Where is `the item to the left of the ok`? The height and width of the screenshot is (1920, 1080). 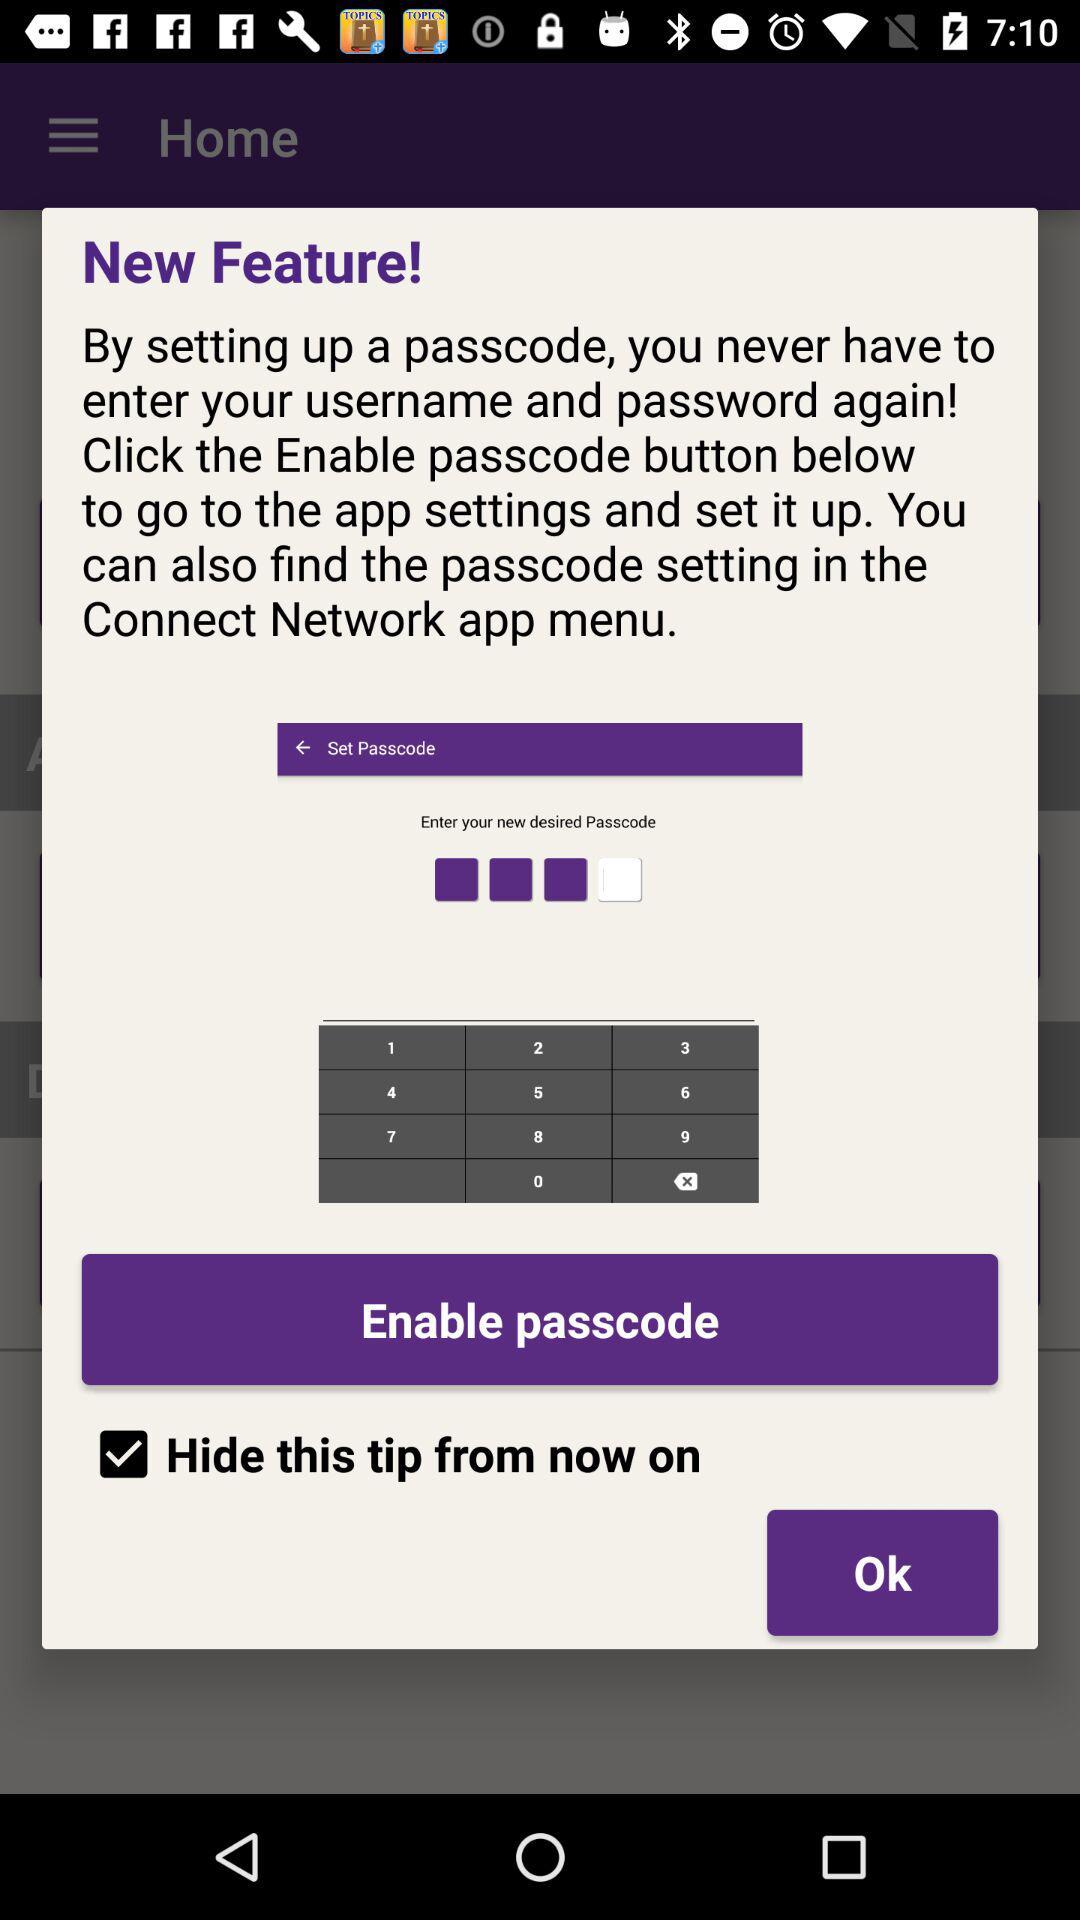
the item to the left of the ok is located at coordinates (391, 1454).